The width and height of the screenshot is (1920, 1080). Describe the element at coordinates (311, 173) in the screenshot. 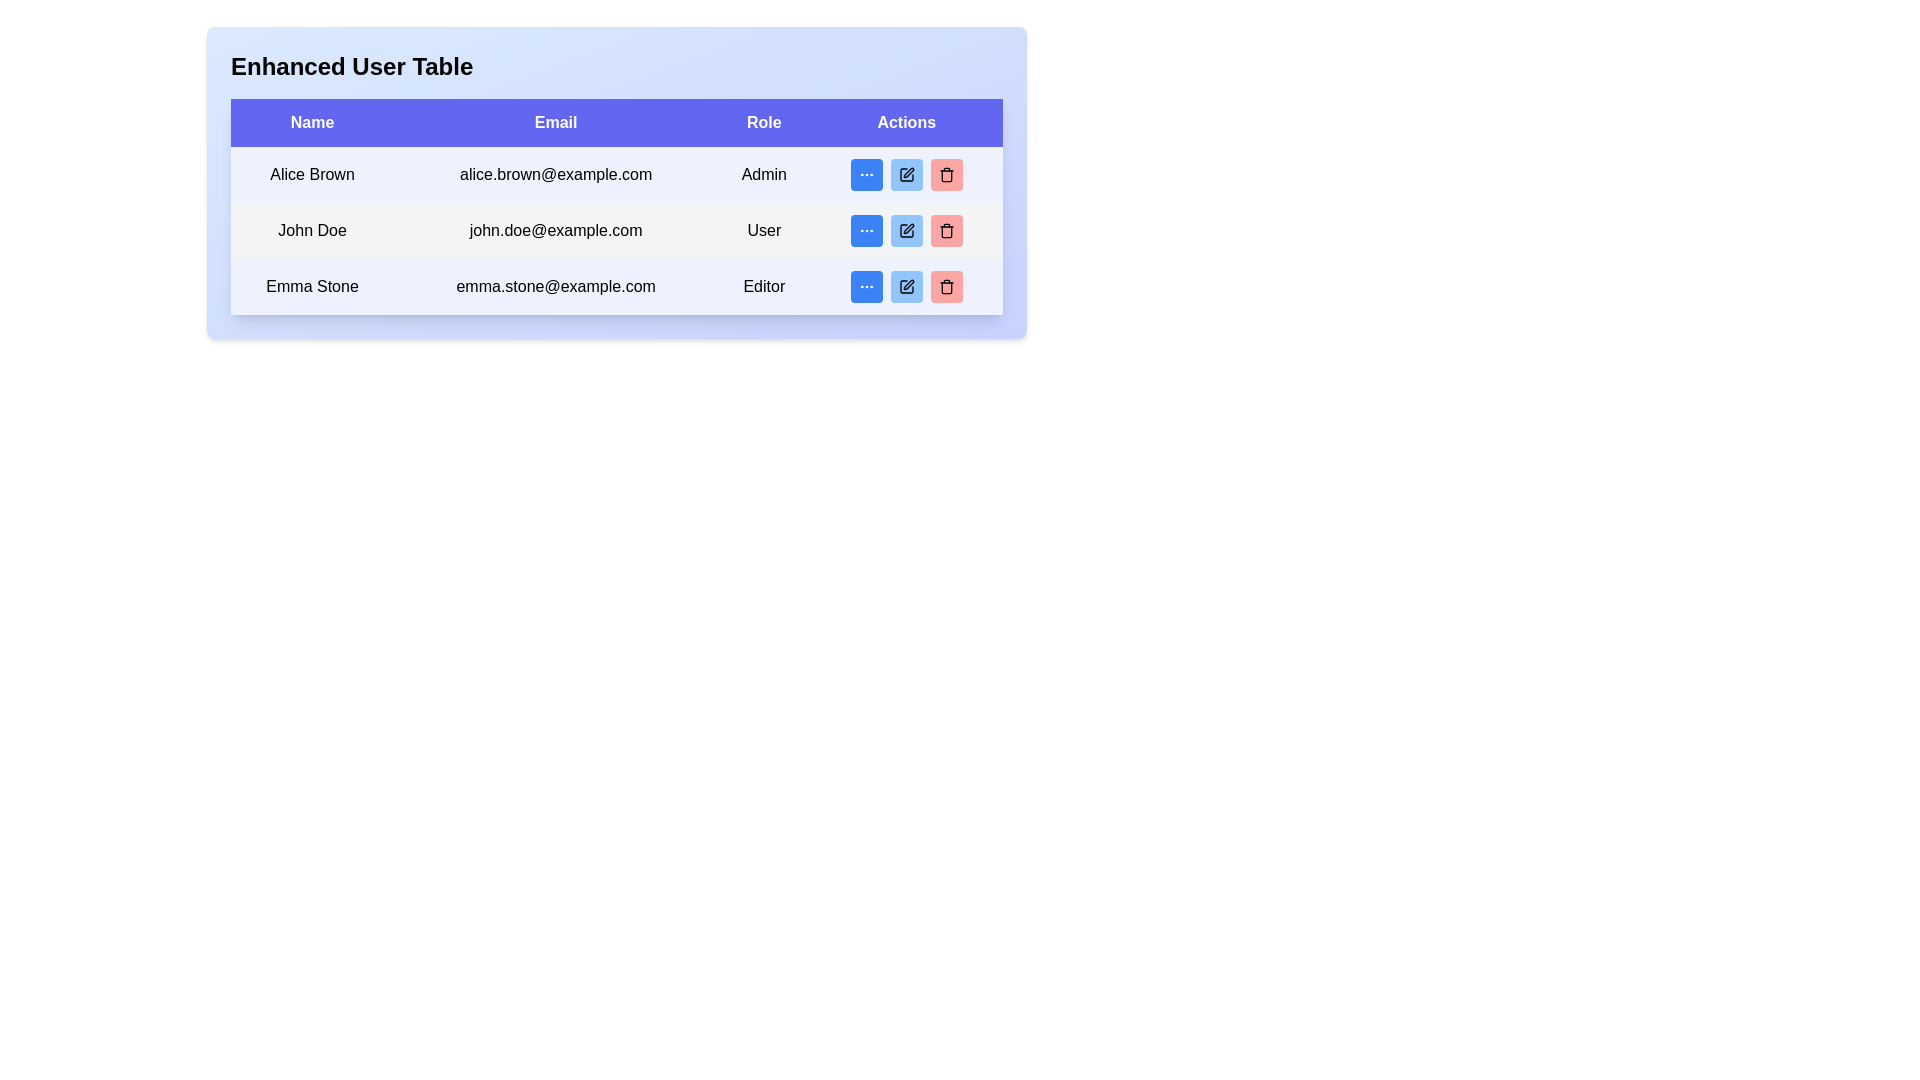

I see `displayed text of the Text Label that shows the user's name in the first row under the 'Name' column of the 'Enhanced User Table'` at that location.